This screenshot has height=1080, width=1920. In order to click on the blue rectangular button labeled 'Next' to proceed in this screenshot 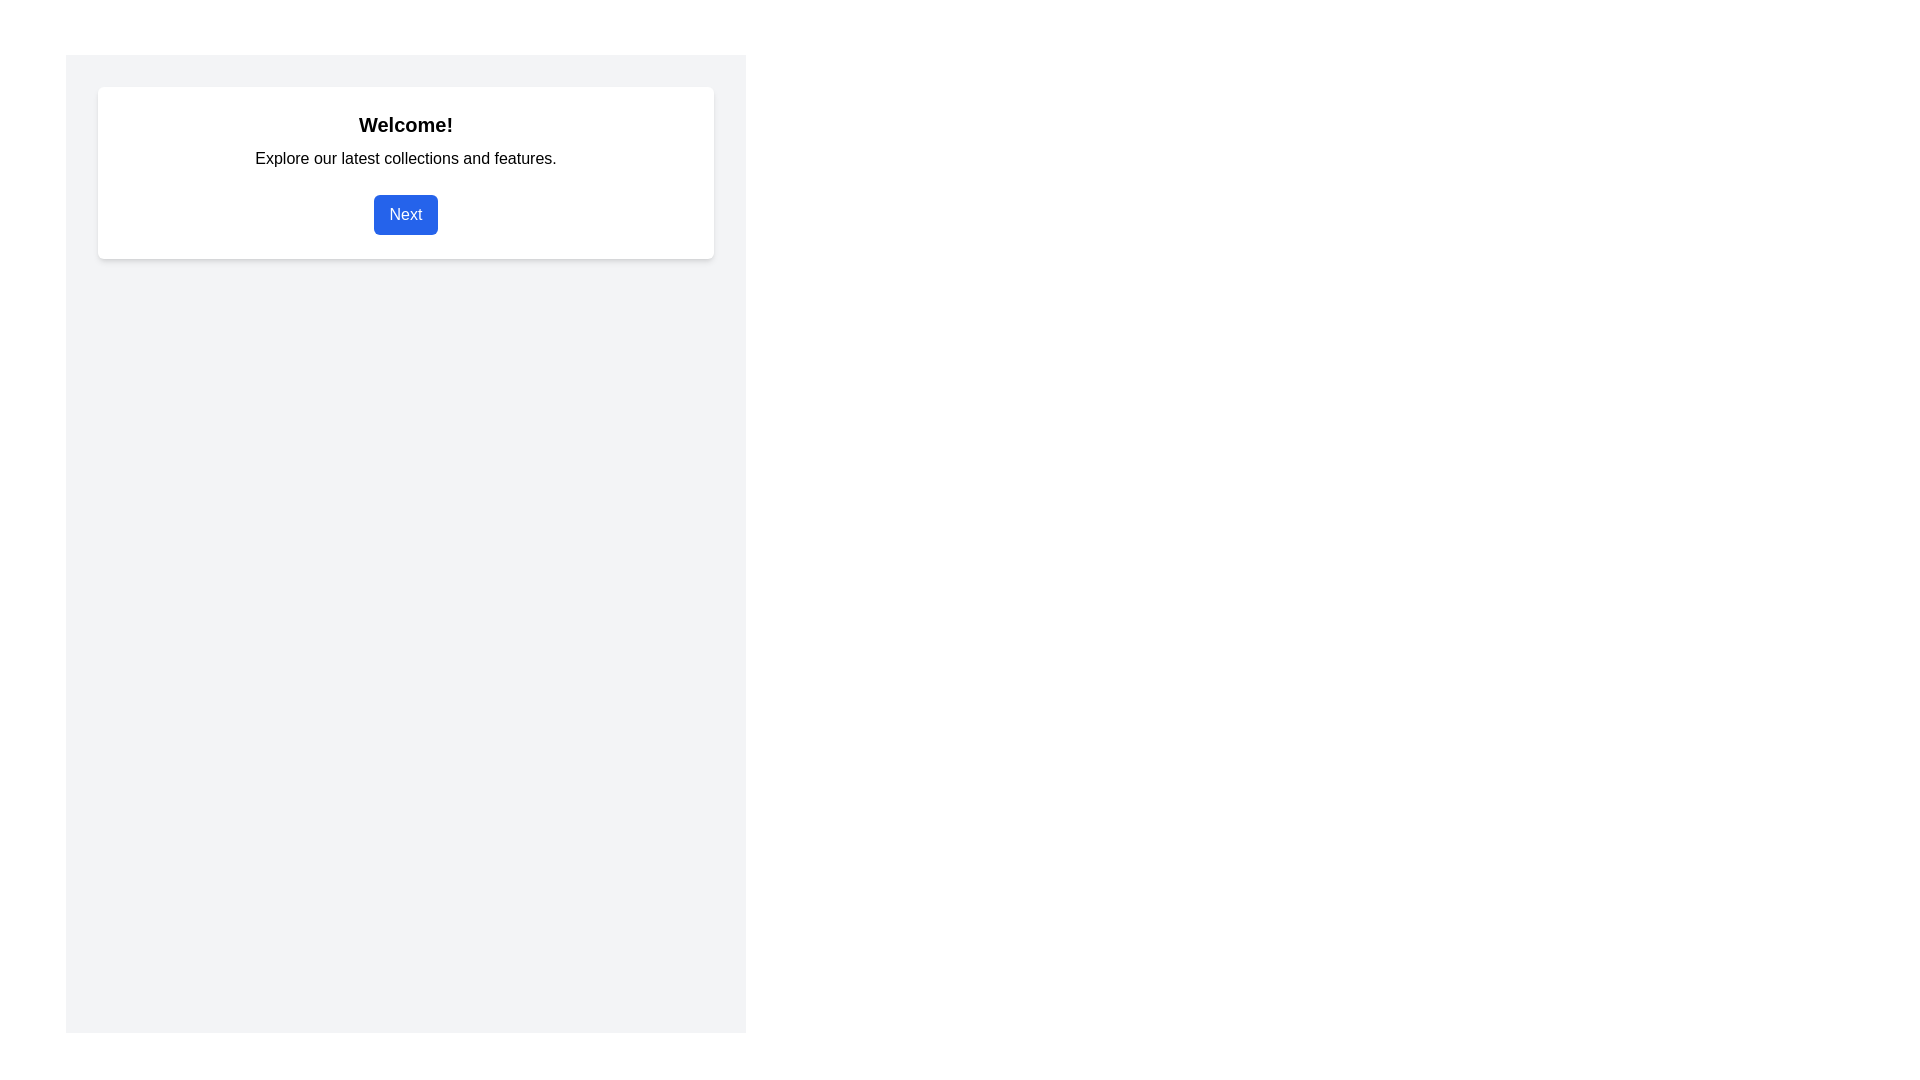, I will do `click(405, 215)`.